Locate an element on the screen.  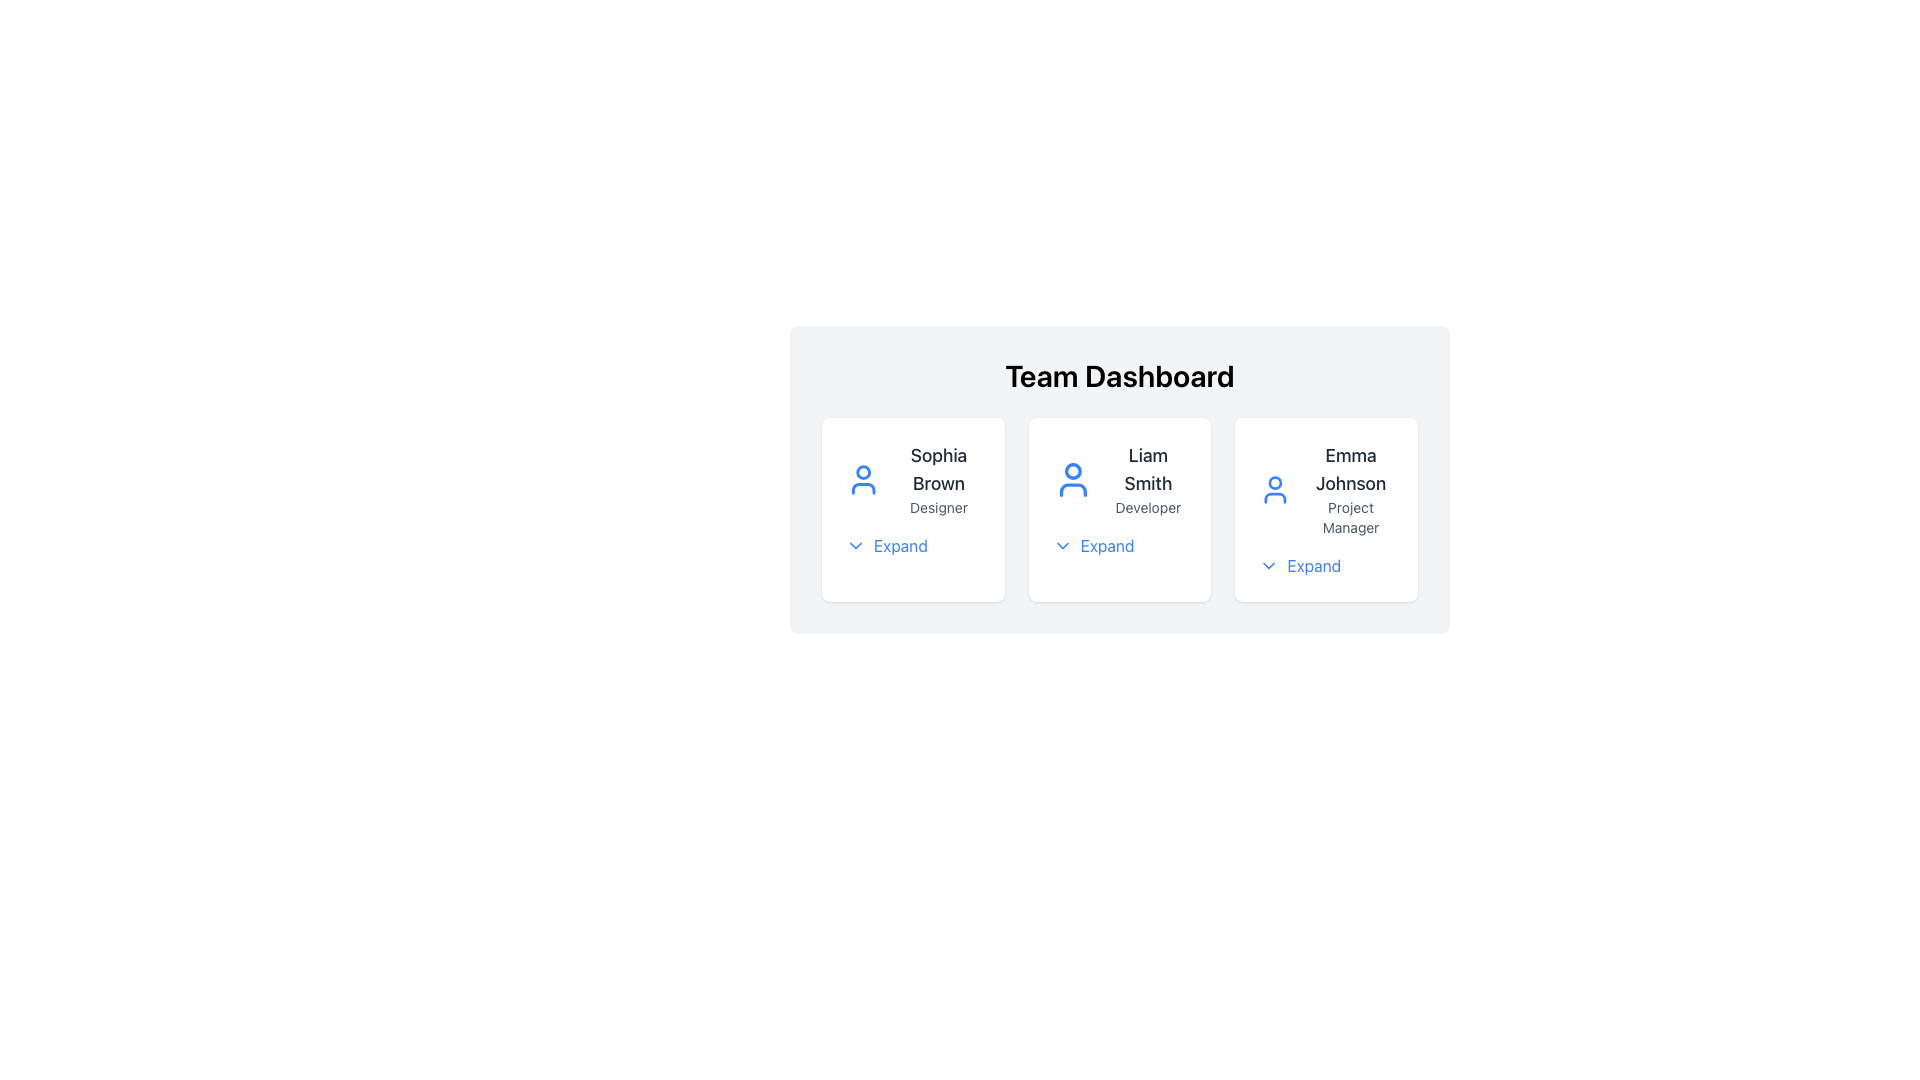
the chevron icon next to the 'Expand' text in the user card labeled 'Sophia Brown Designer' is located at coordinates (855, 546).